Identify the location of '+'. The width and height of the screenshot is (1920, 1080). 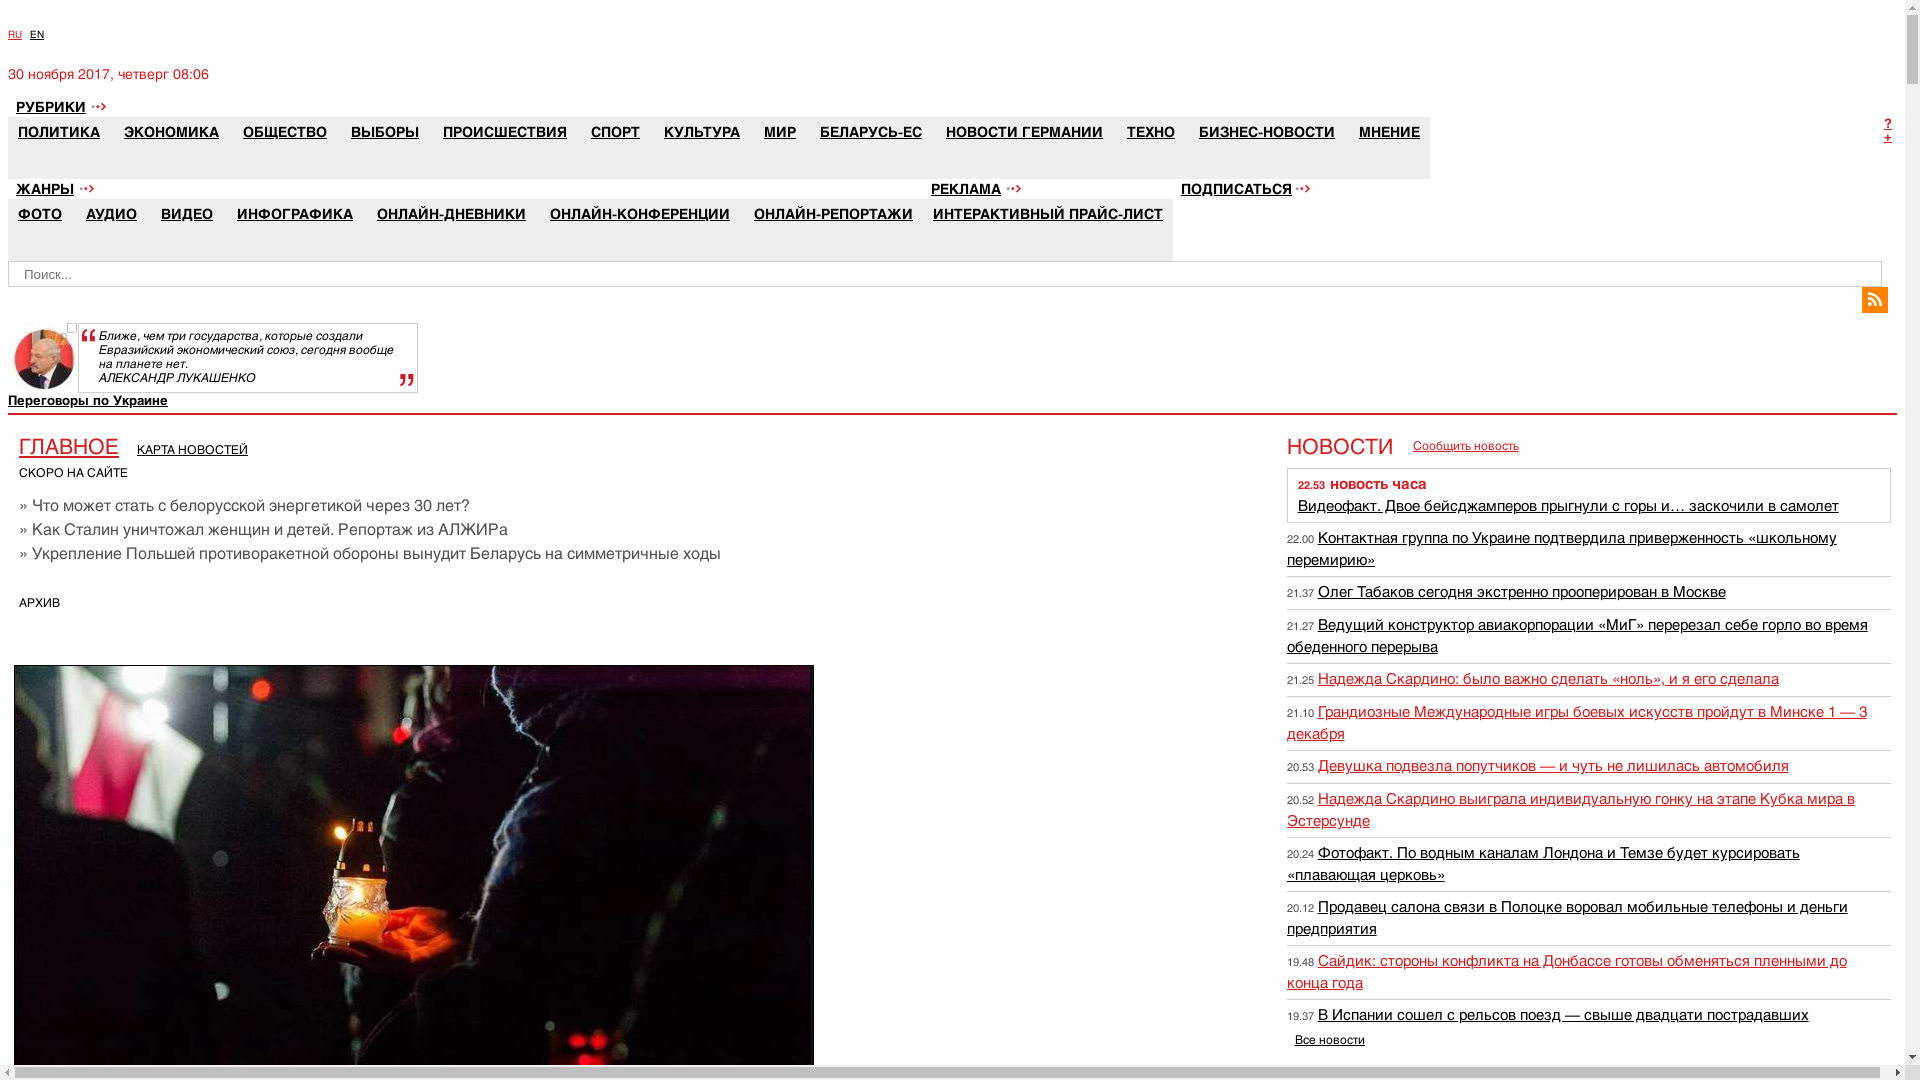
(1889, 135).